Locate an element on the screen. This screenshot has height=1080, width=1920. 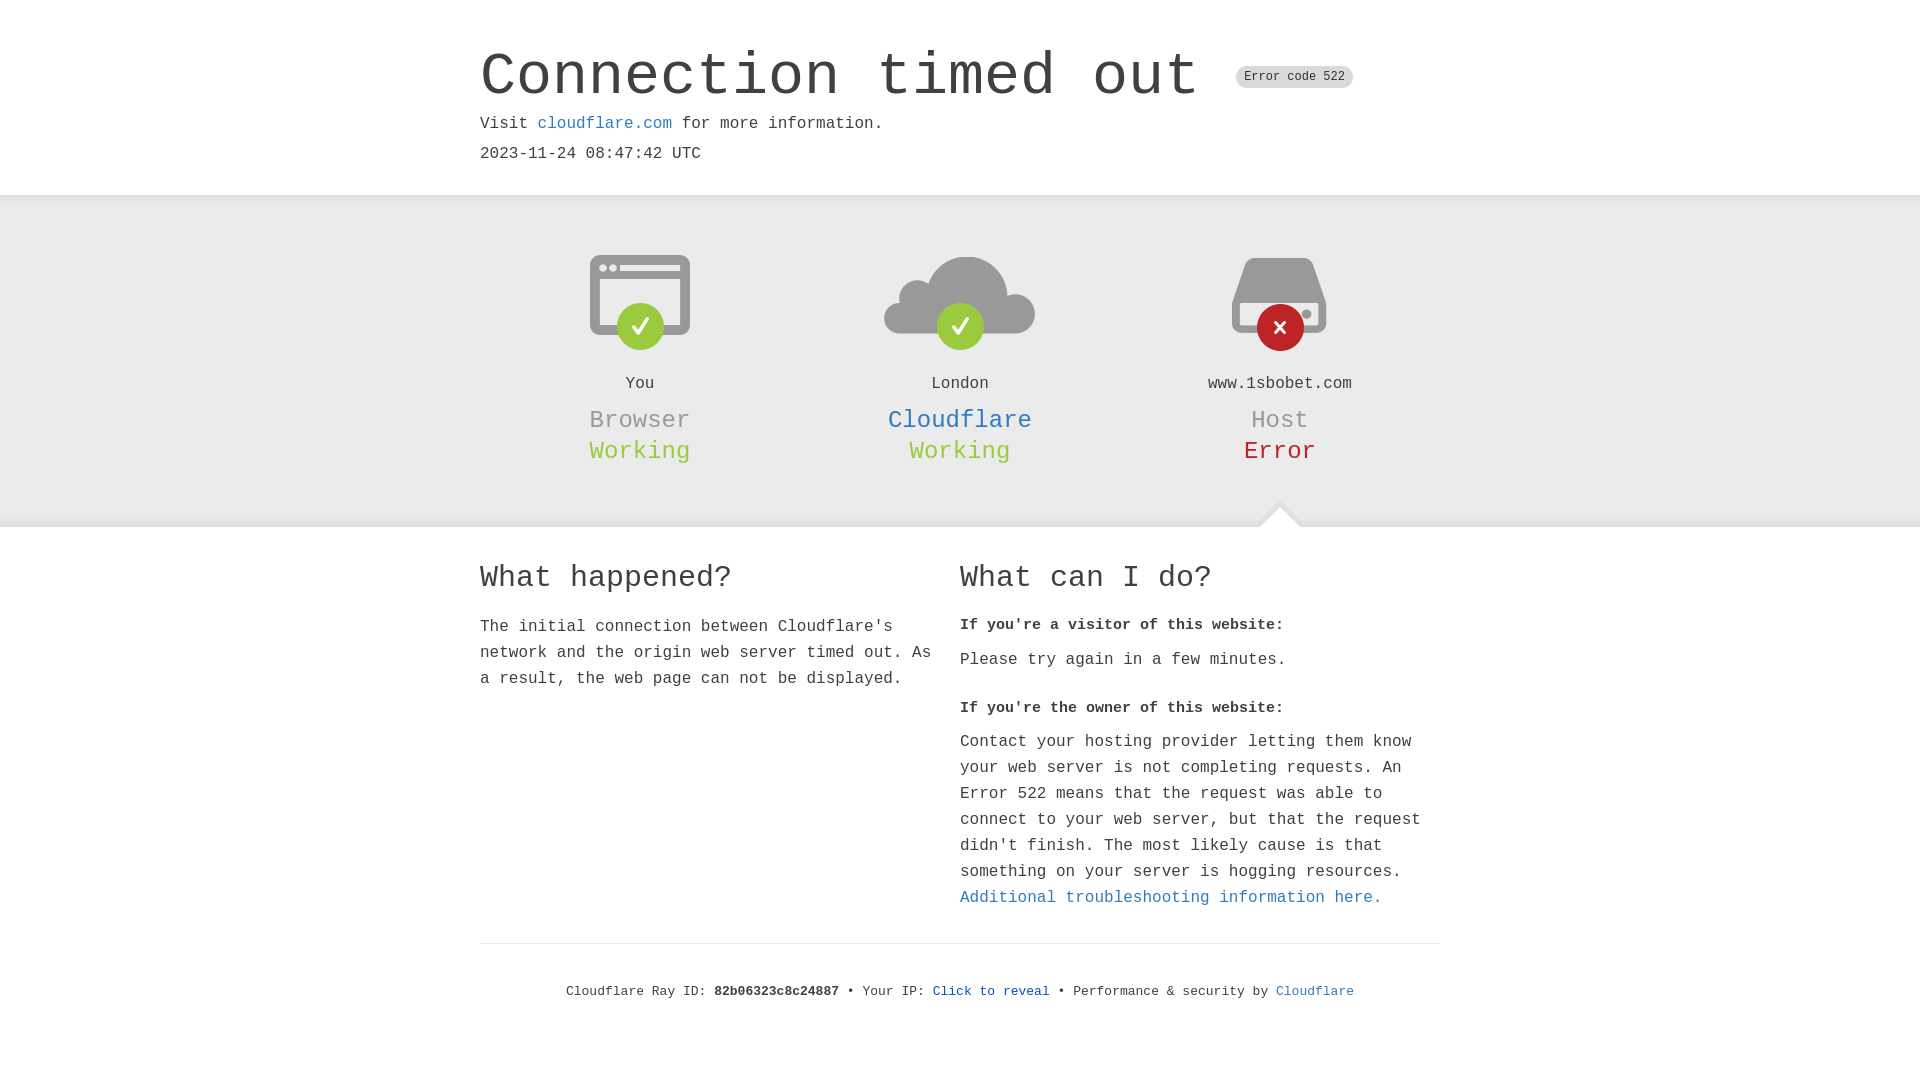
'Additional troubleshooting information here.' is located at coordinates (1171, 897).